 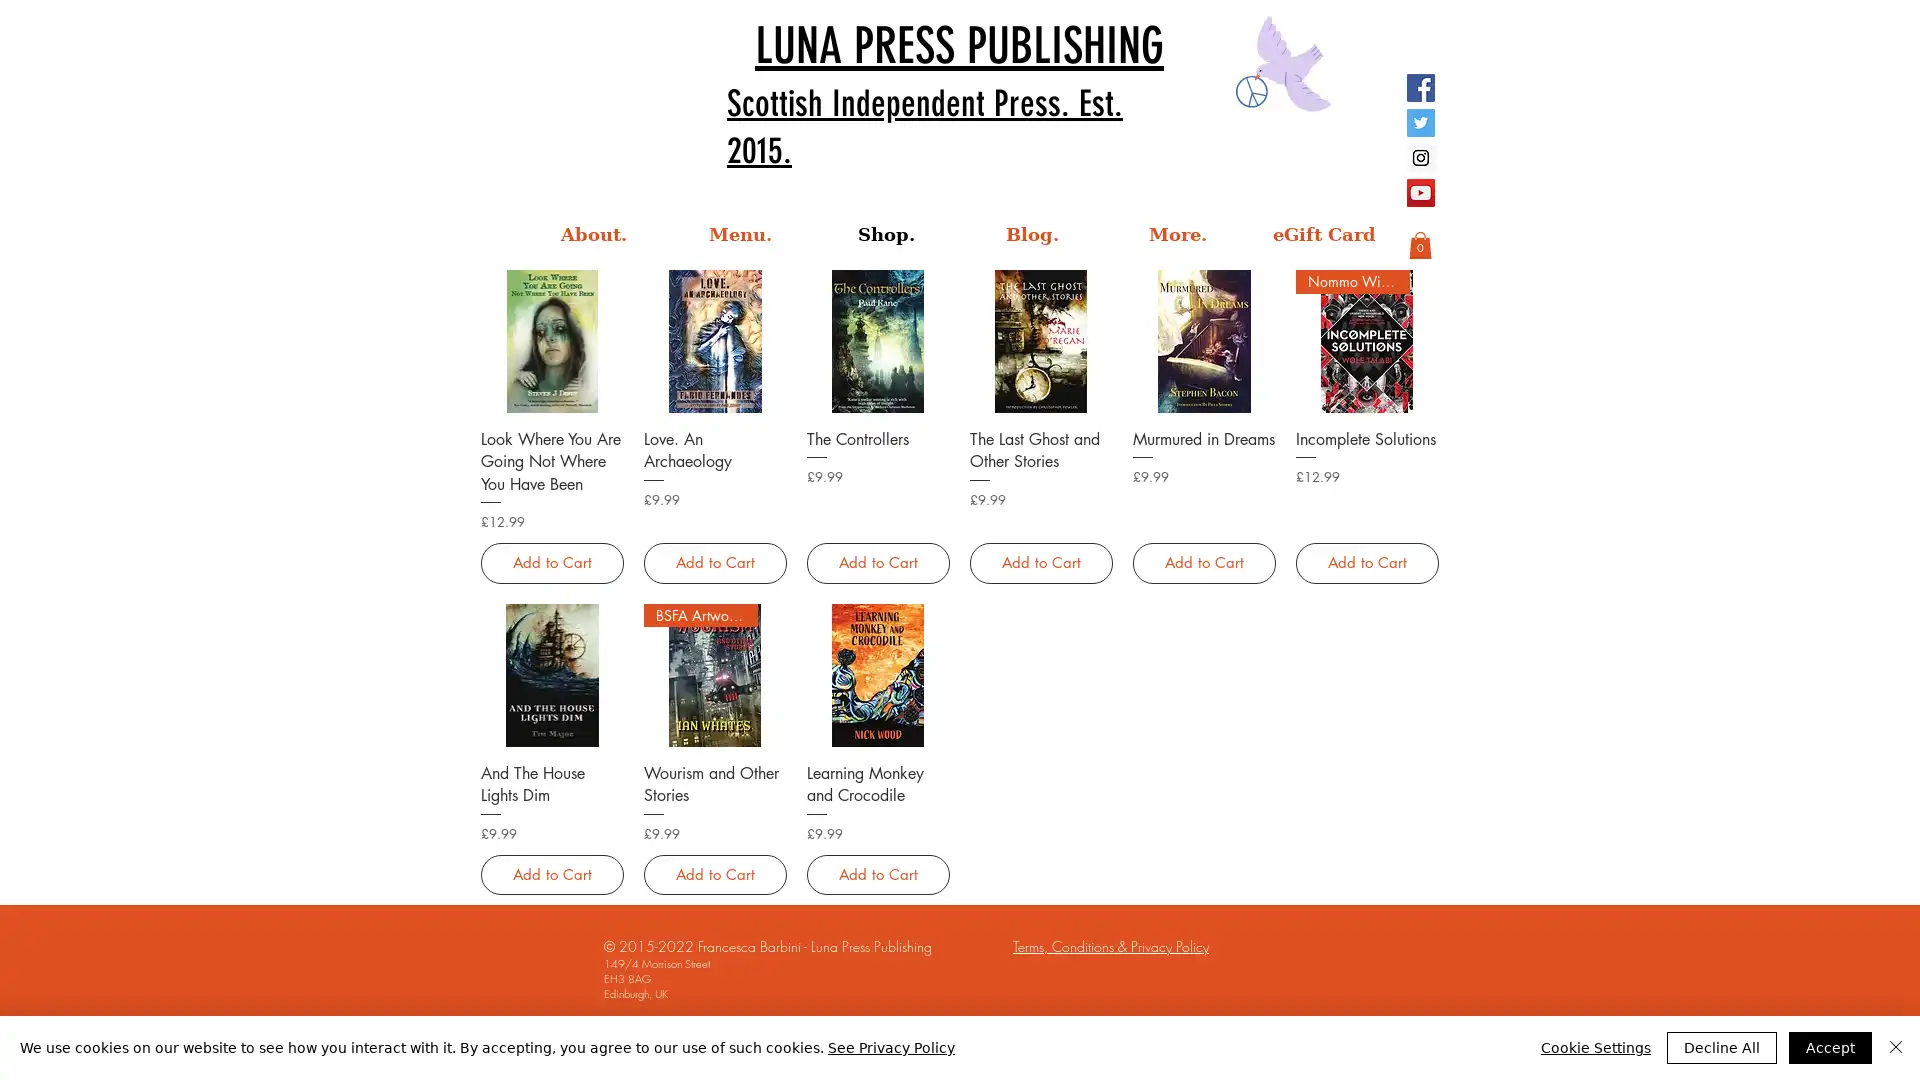 I want to click on Quick View, so click(x=552, y=770).